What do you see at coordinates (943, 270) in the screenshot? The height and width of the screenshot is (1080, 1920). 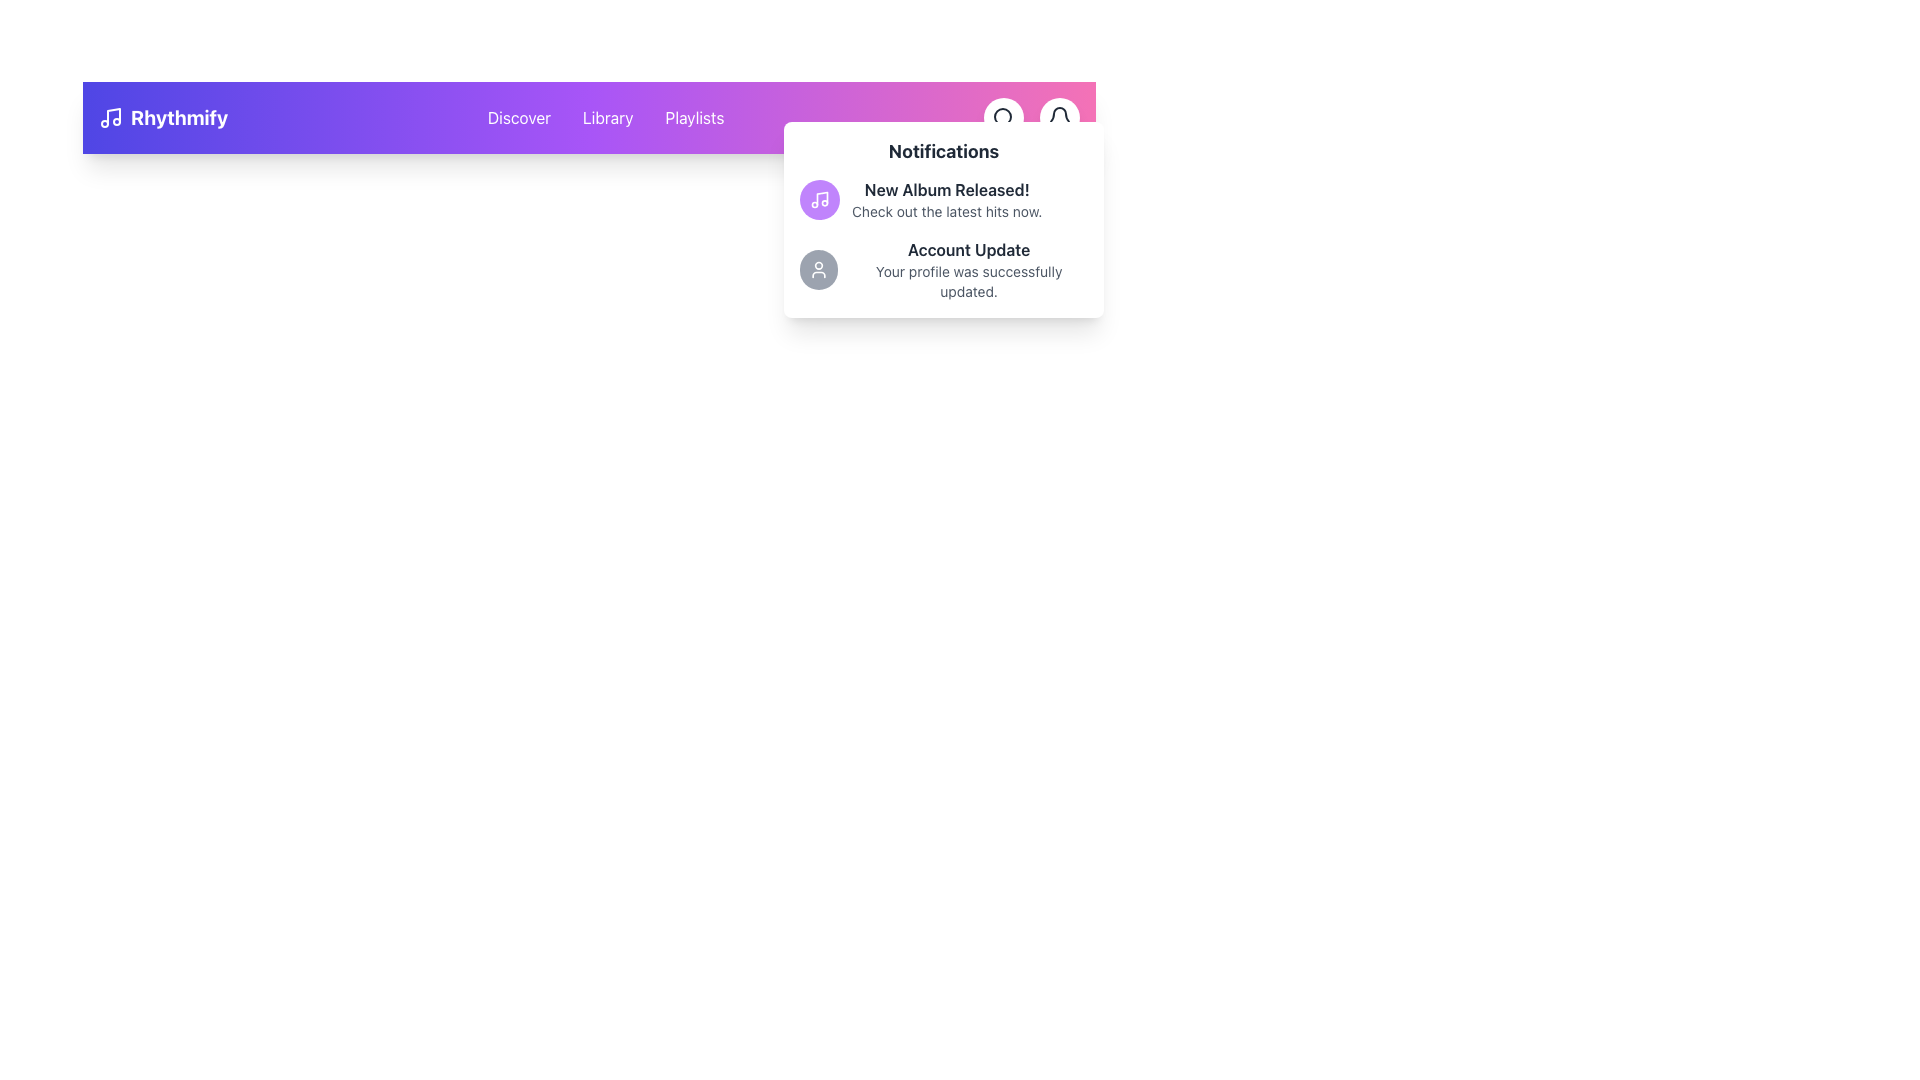 I see `the second notification item in the dropdown card that reads 'Account Update' and has a user silhouette icon to the left` at bounding box center [943, 270].